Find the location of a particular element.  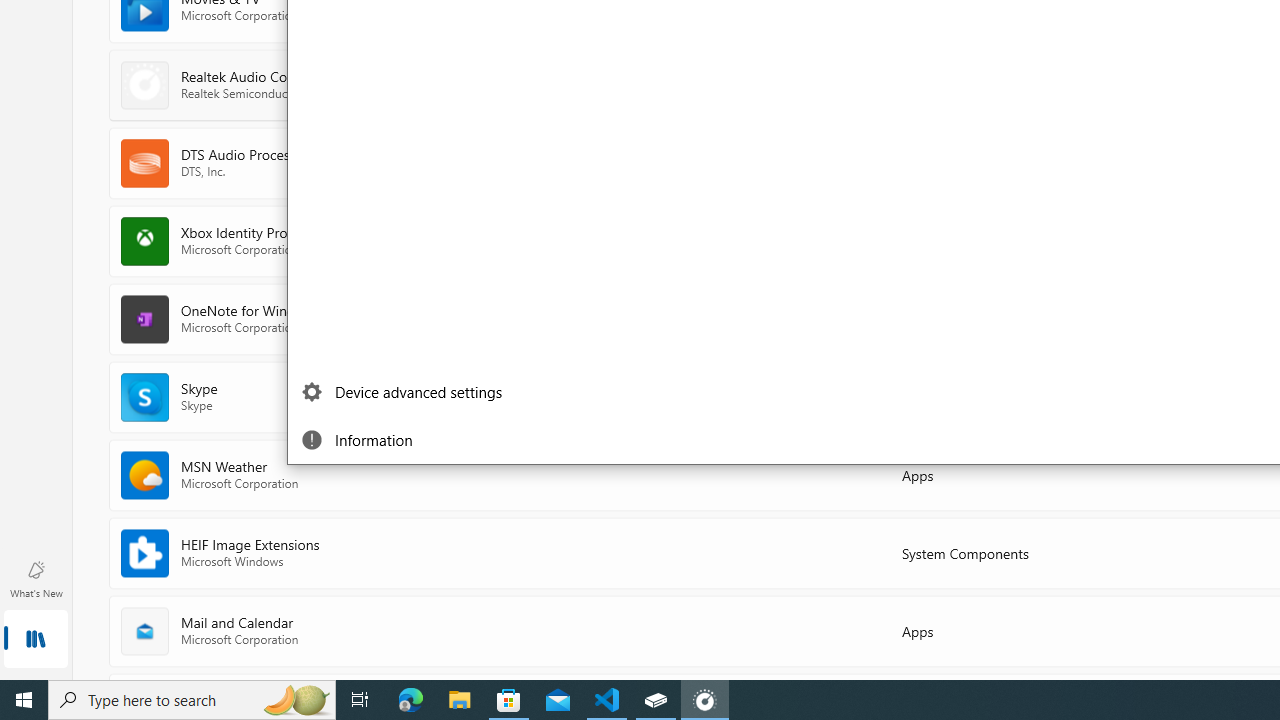

'Device advanced settings' is located at coordinates (405, 392).